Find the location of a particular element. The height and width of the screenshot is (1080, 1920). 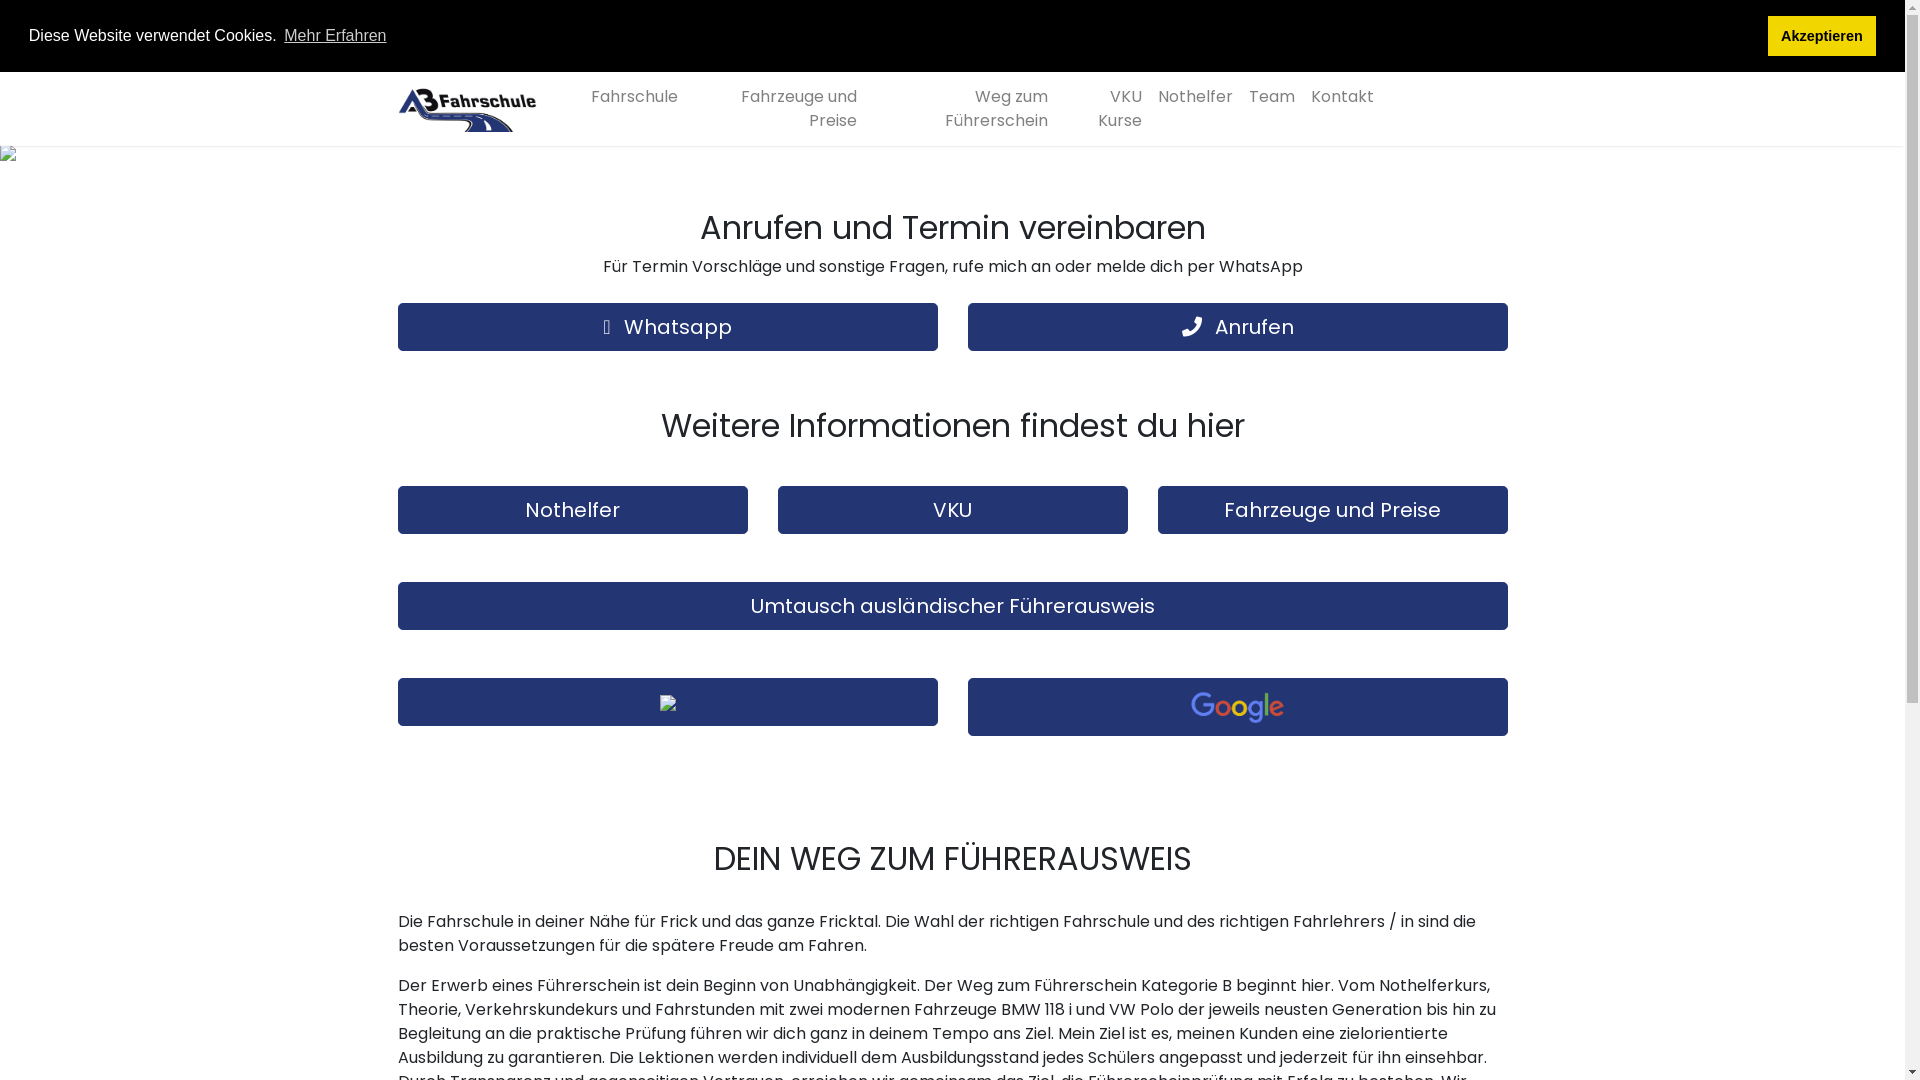

'Fahrschule' is located at coordinates (632, 96).